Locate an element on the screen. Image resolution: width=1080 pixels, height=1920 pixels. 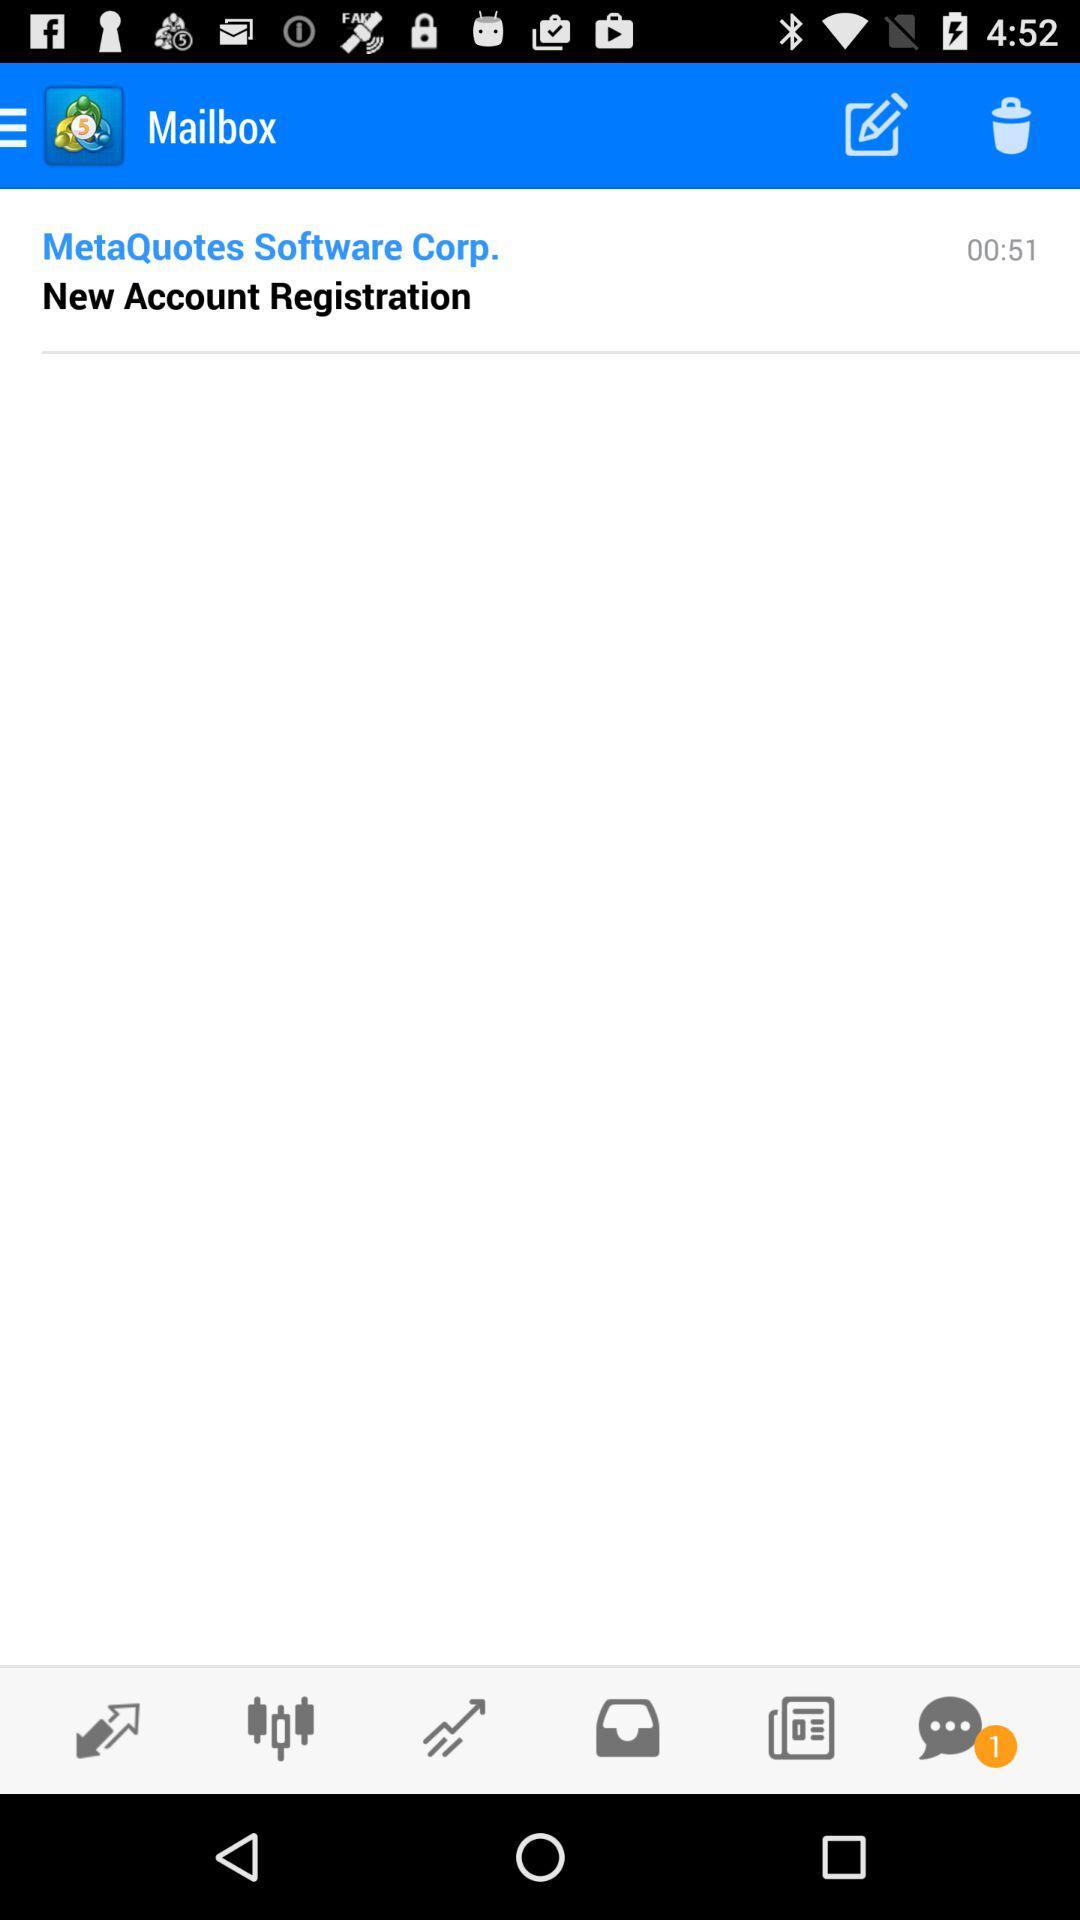
item to the left of the 00:51 icon is located at coordinates (255, 293).